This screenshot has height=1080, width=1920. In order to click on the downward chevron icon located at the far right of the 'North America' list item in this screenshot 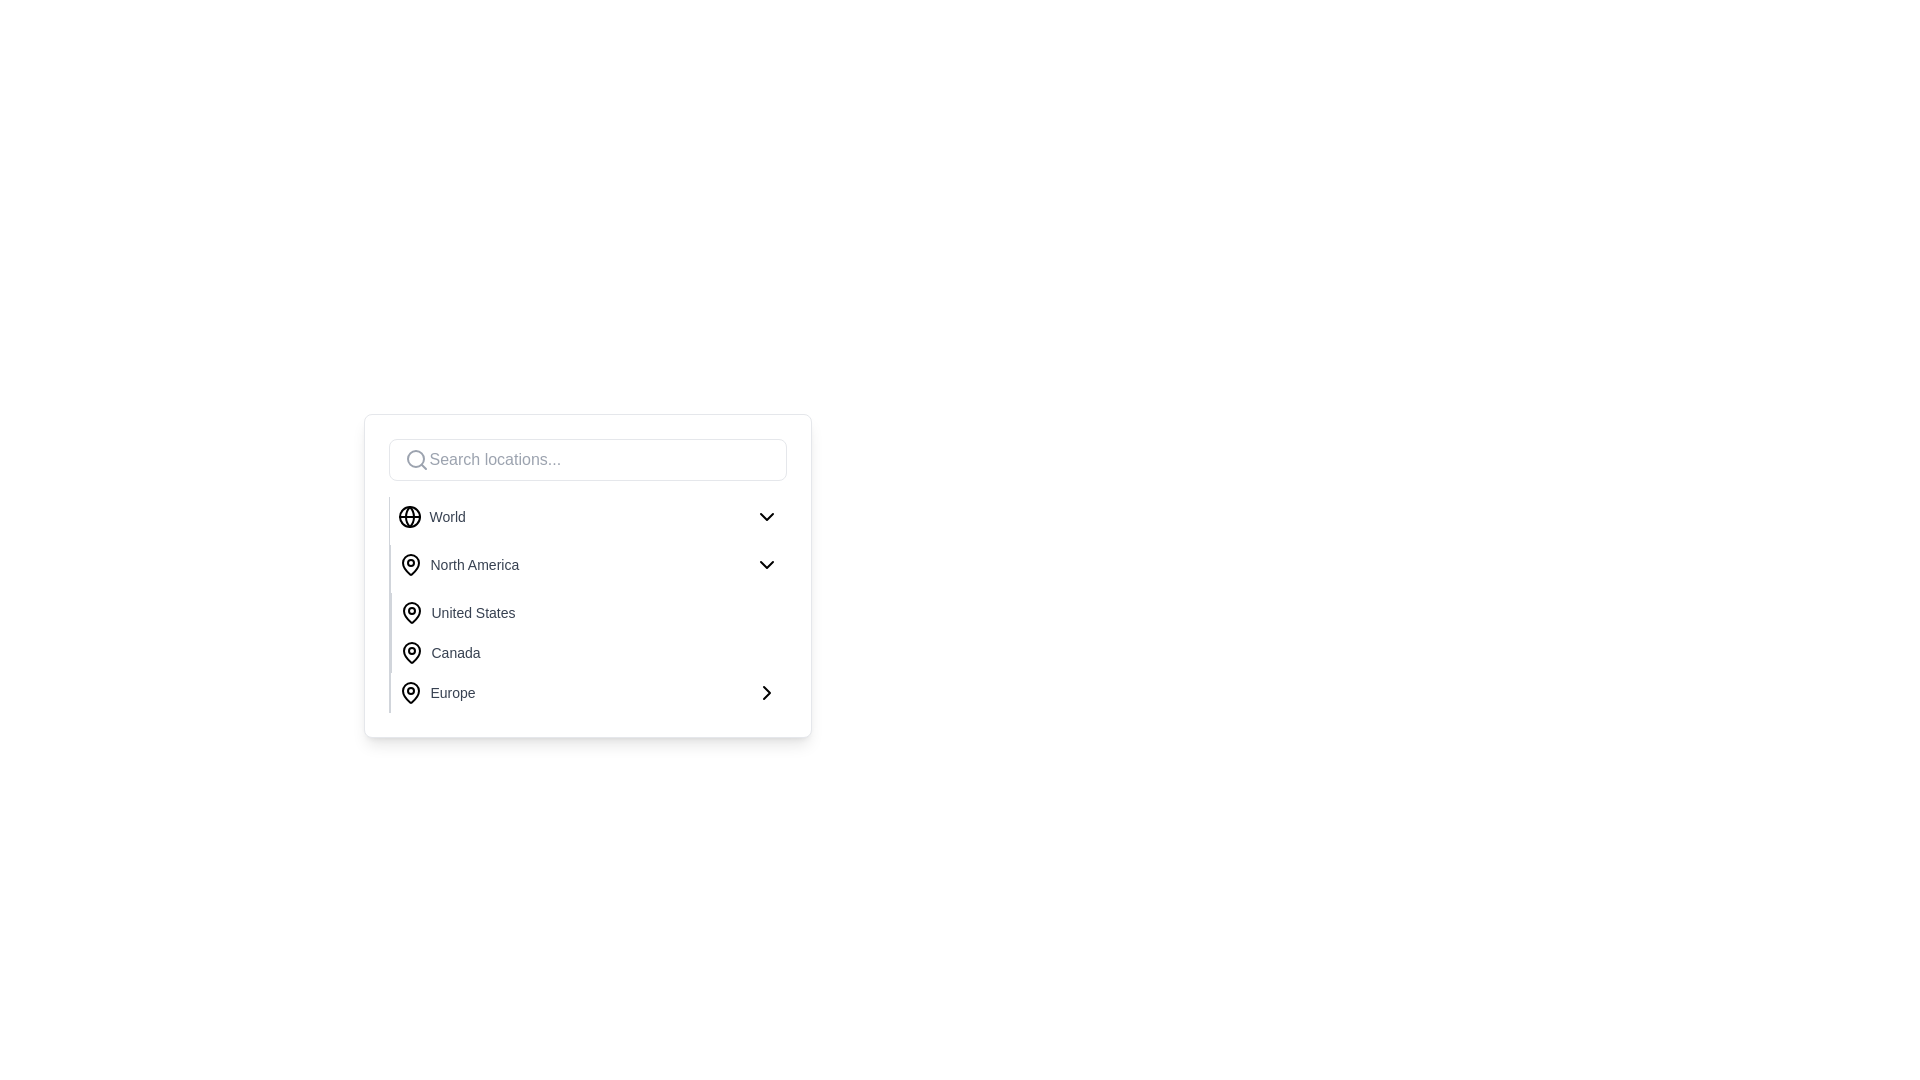, I will do `click(765, 564)`.